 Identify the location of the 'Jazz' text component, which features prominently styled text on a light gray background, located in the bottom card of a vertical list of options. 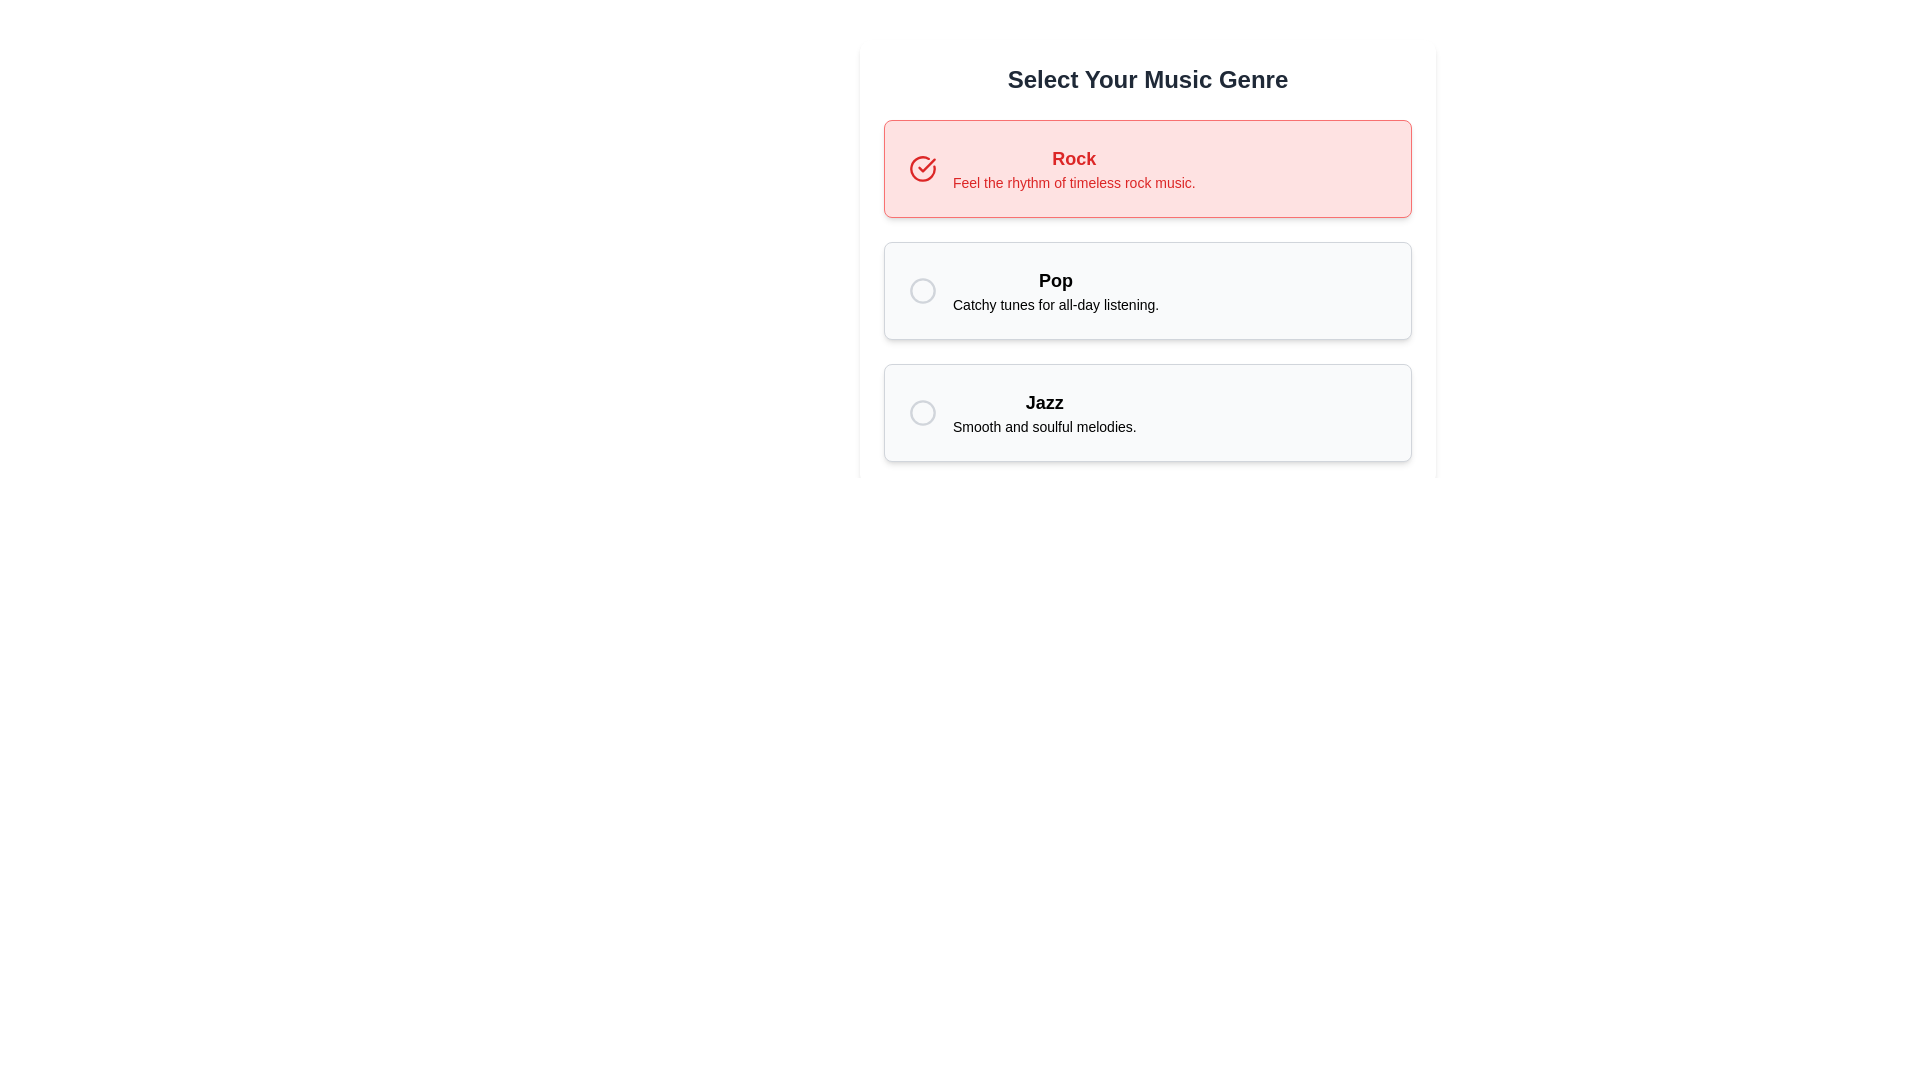
(1043, 411).